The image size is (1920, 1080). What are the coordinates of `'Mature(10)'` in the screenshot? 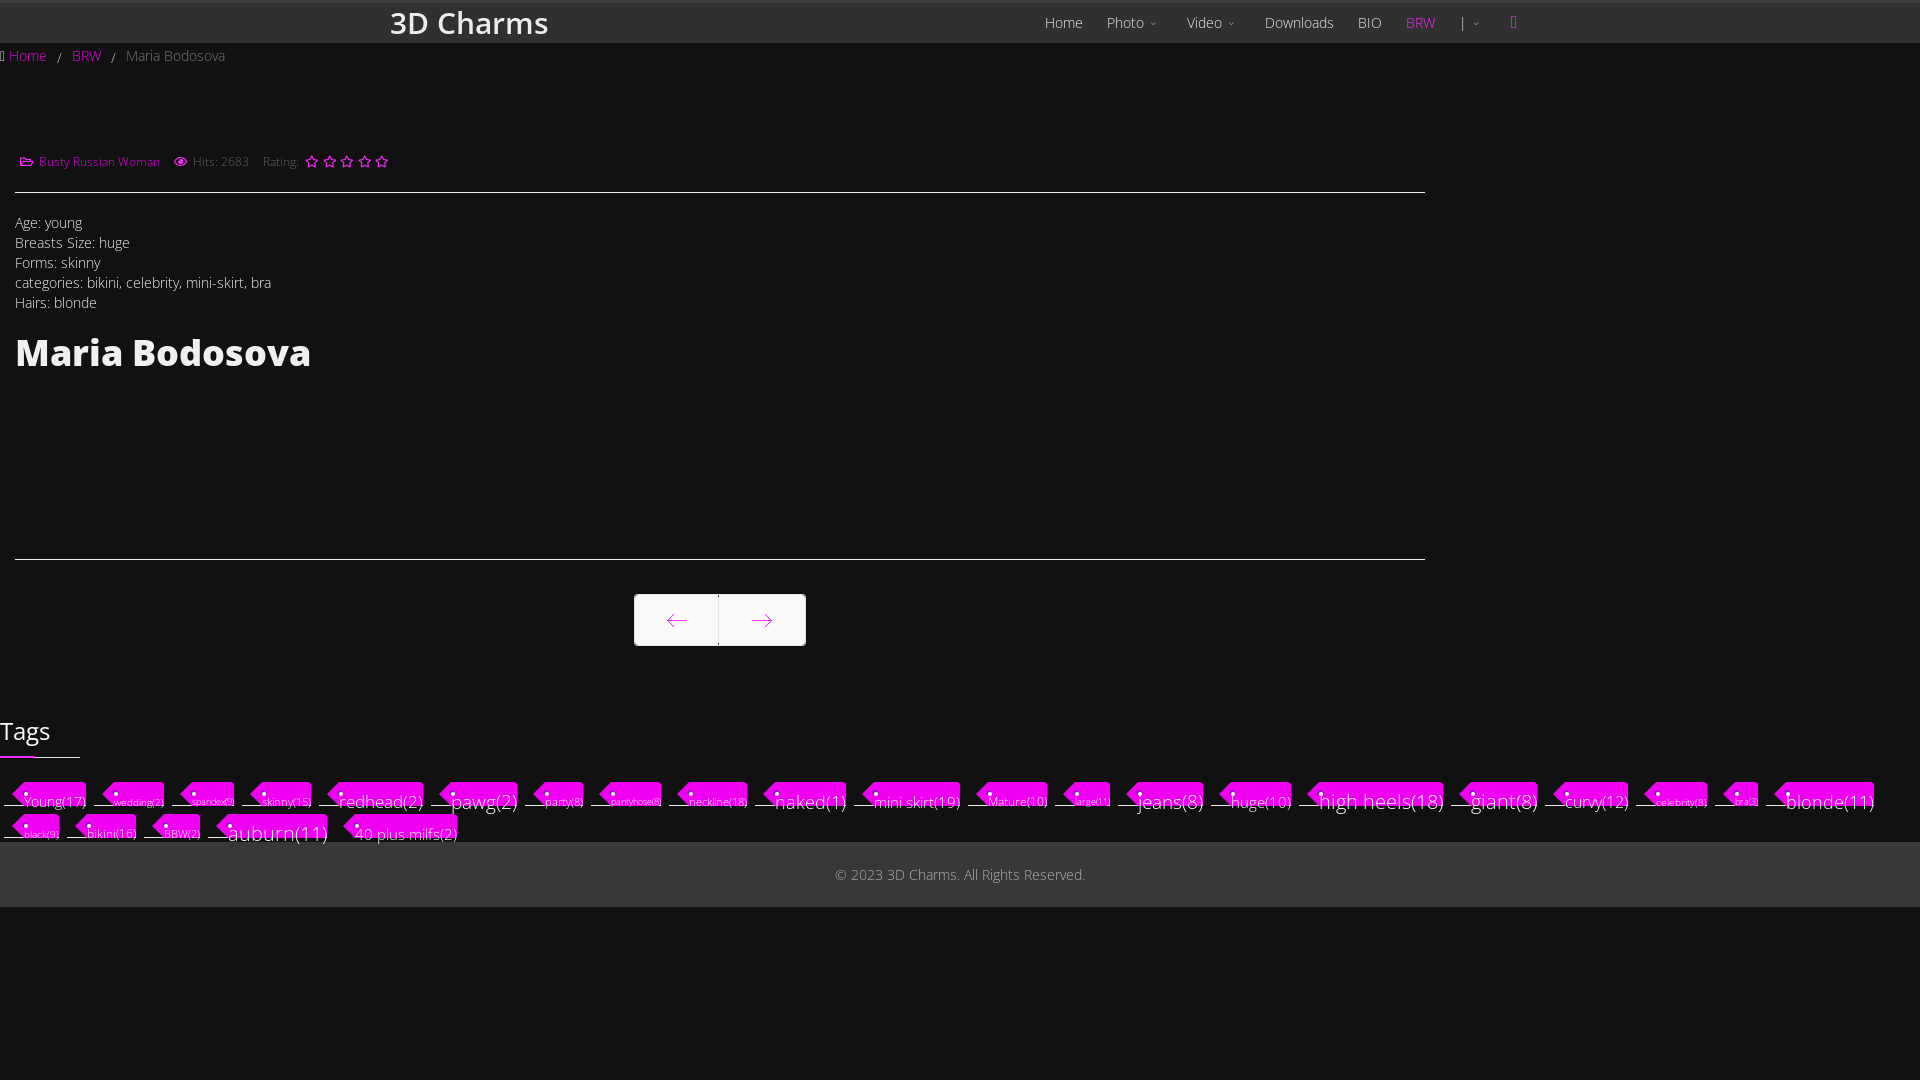 It's located at (1017, 793).